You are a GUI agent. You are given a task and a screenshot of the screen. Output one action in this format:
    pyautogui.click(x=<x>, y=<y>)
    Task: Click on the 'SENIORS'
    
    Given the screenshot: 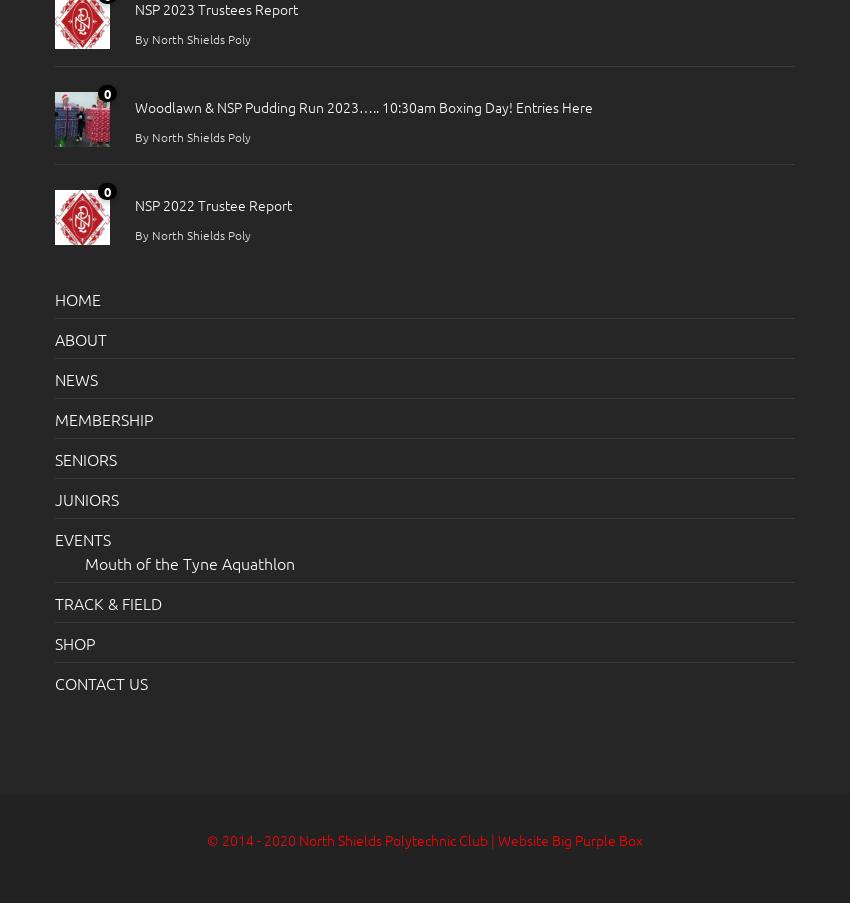 What is the action you would take?
    pyautogui.click(x=85, y=458)
    